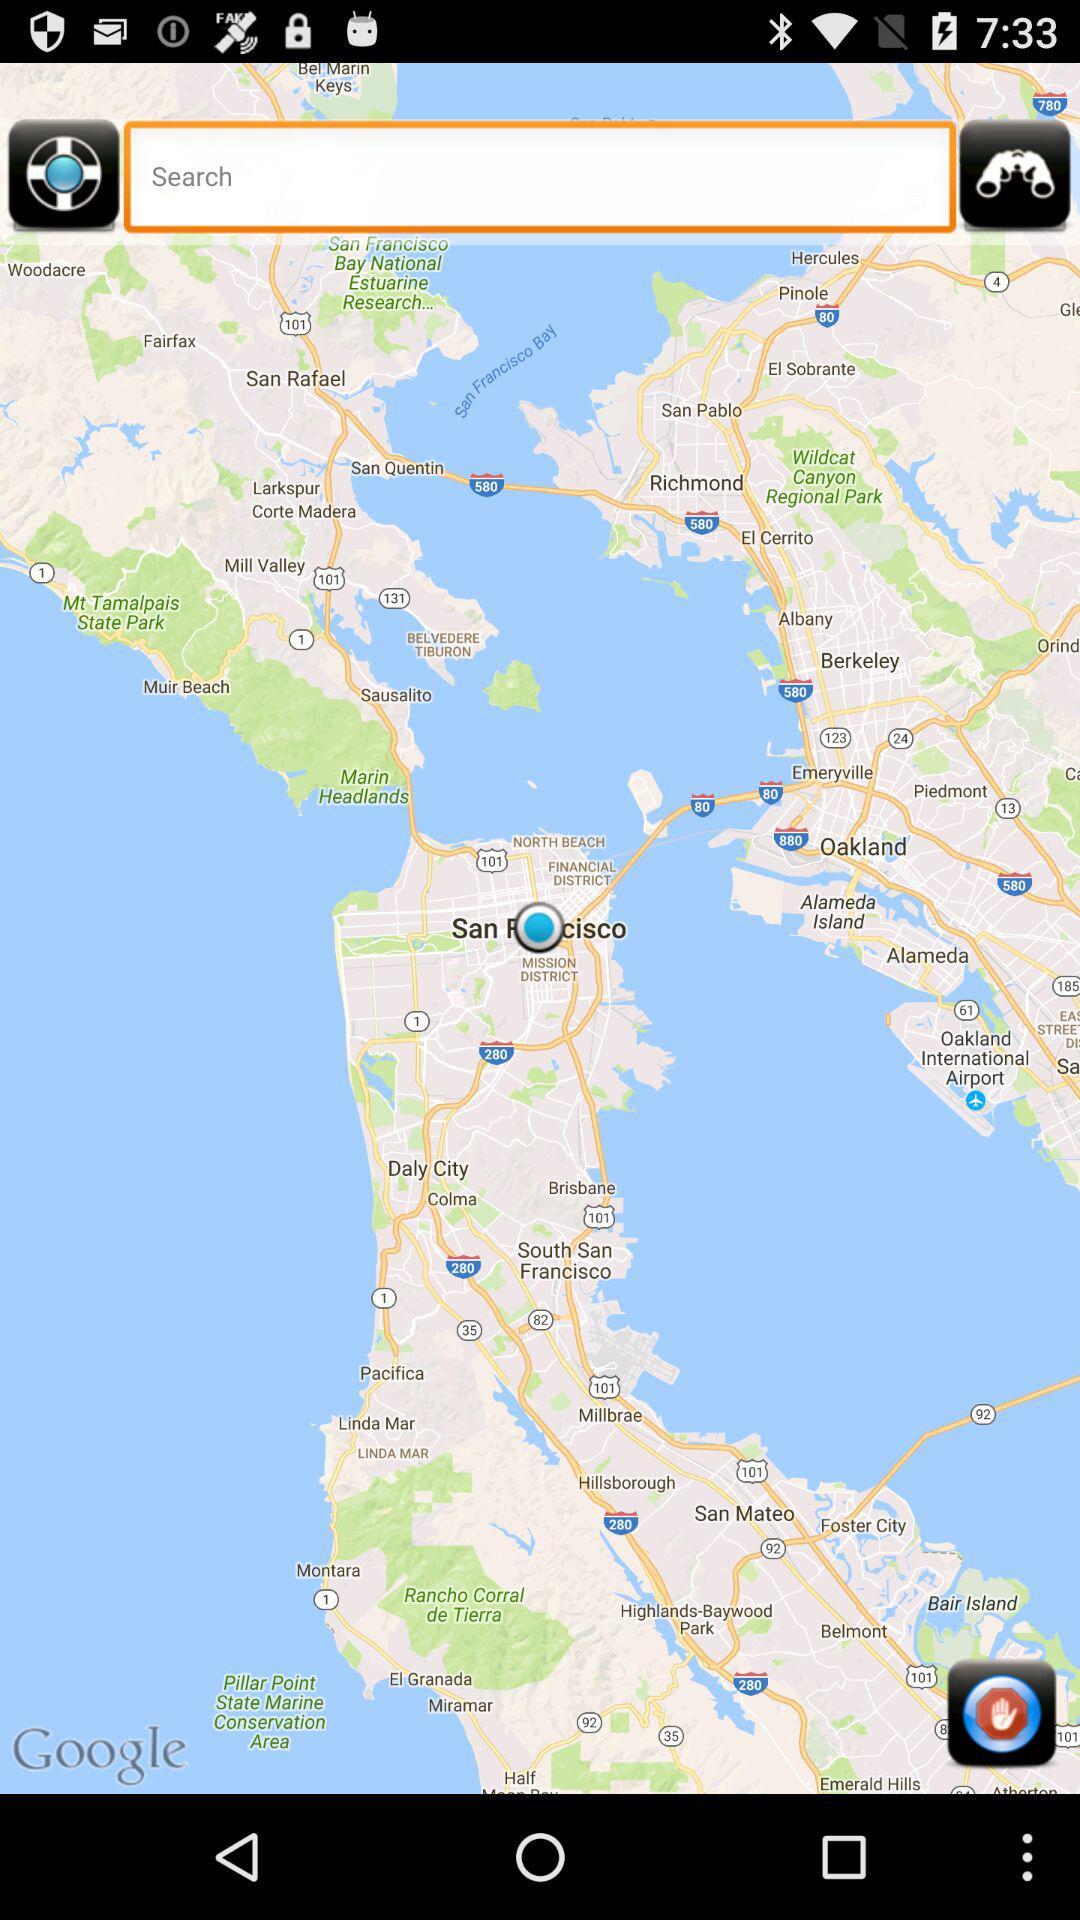 This screenshot has height=1920, width=1080. I want to click on search location, so click(540, 182).